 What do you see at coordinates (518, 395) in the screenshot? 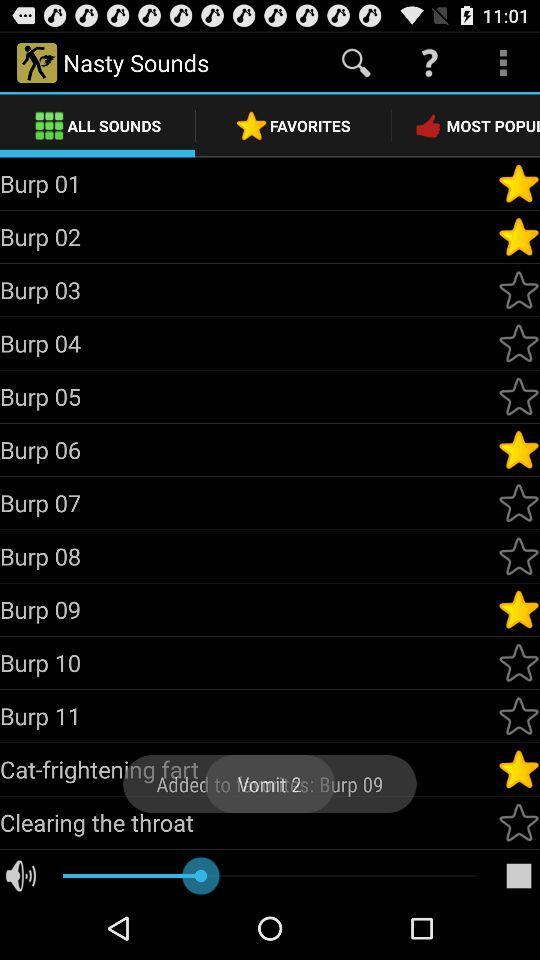
I see `favorite` at bounding box center [518, 395].